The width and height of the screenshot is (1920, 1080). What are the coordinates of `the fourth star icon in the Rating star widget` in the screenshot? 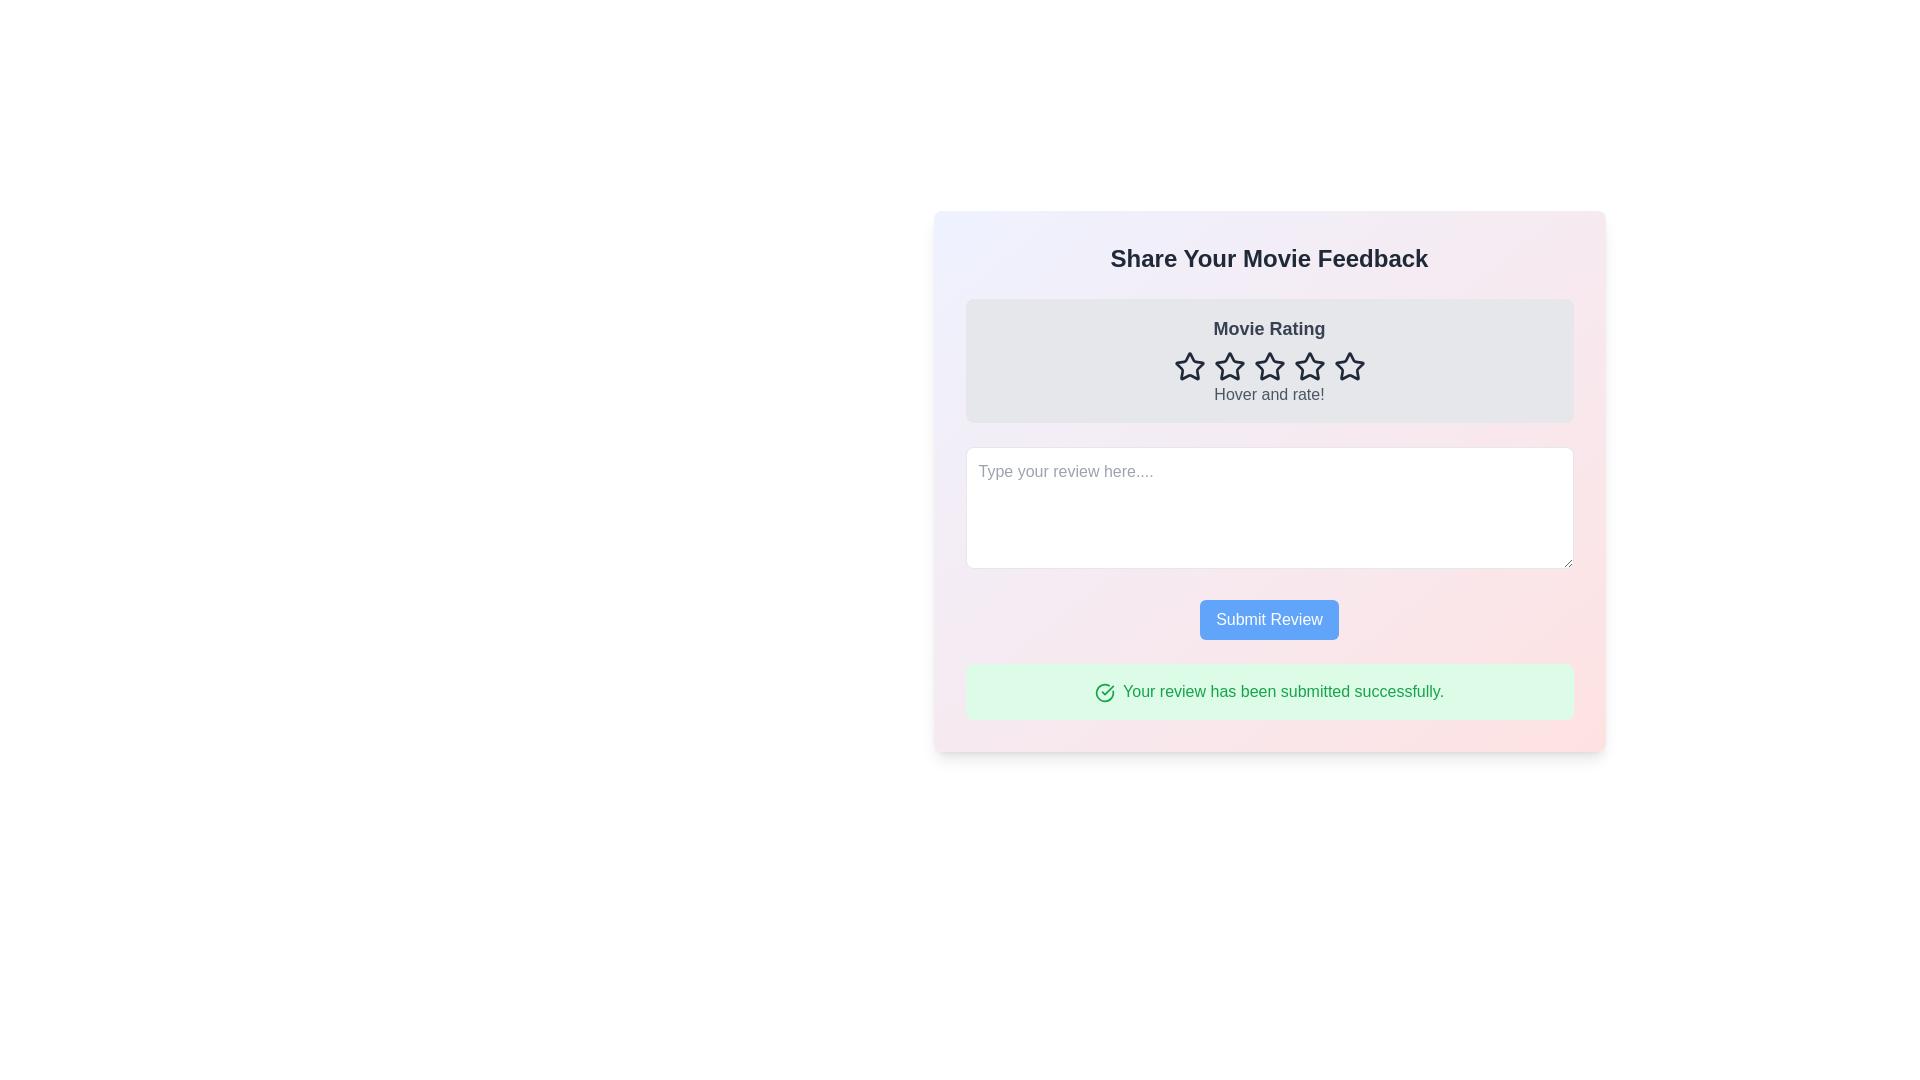 It's located at (1309, 366).